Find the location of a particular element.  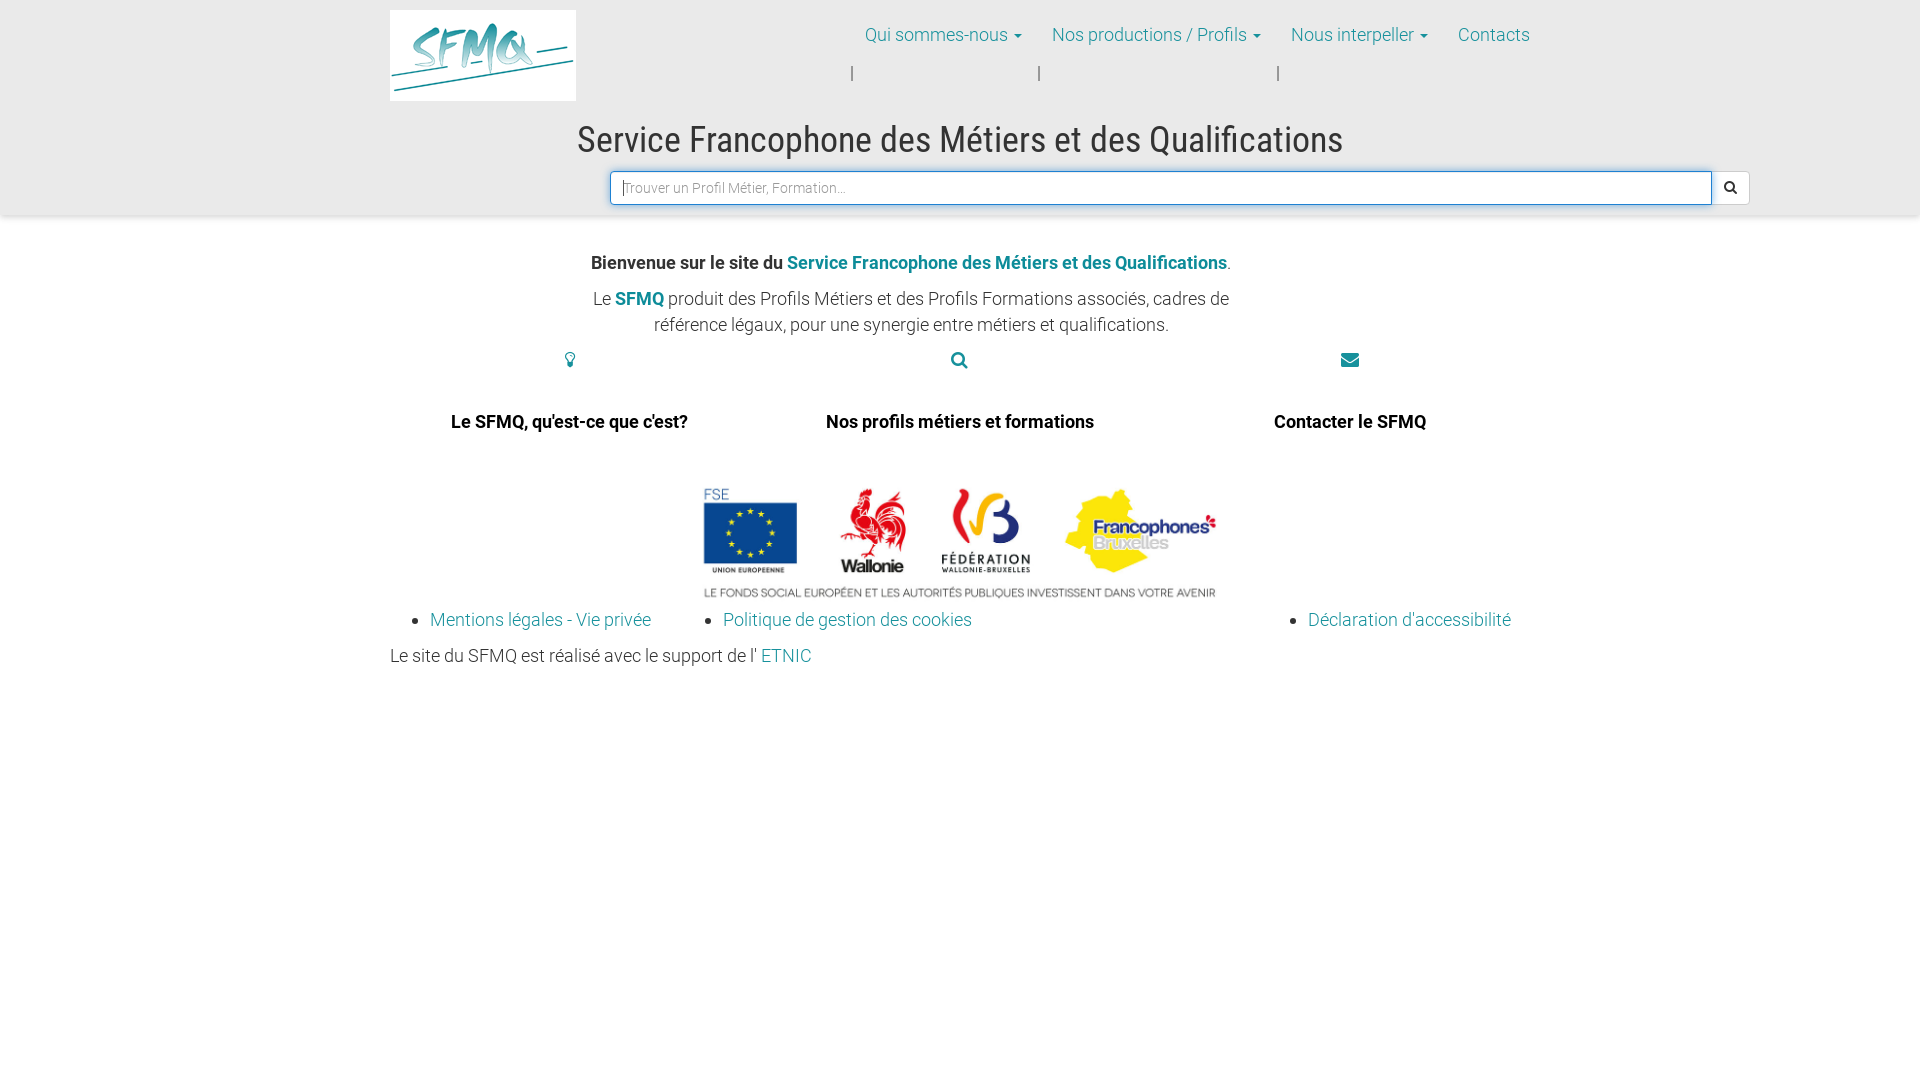

'Politique de gestion des cookies' is located at coordinates (846, 618).